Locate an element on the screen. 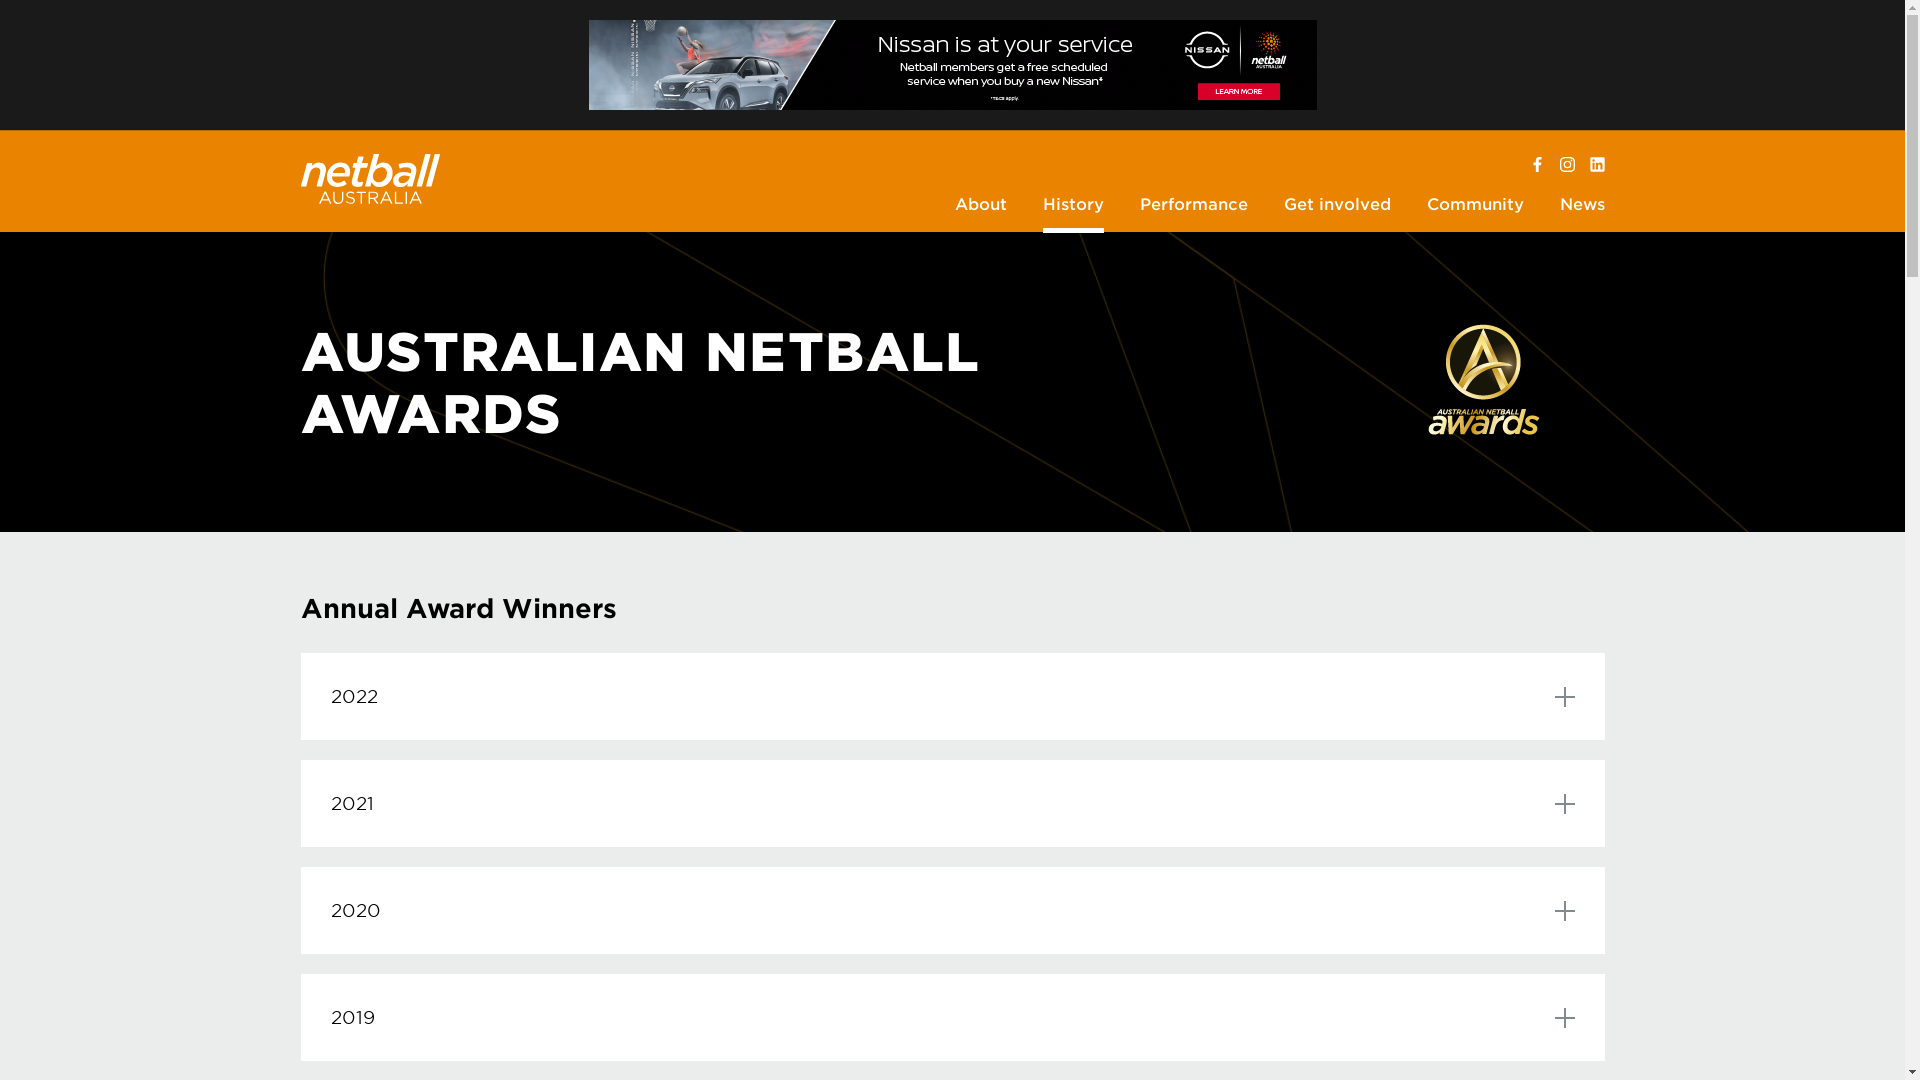  '2020' is located at coordinates (950, 910).